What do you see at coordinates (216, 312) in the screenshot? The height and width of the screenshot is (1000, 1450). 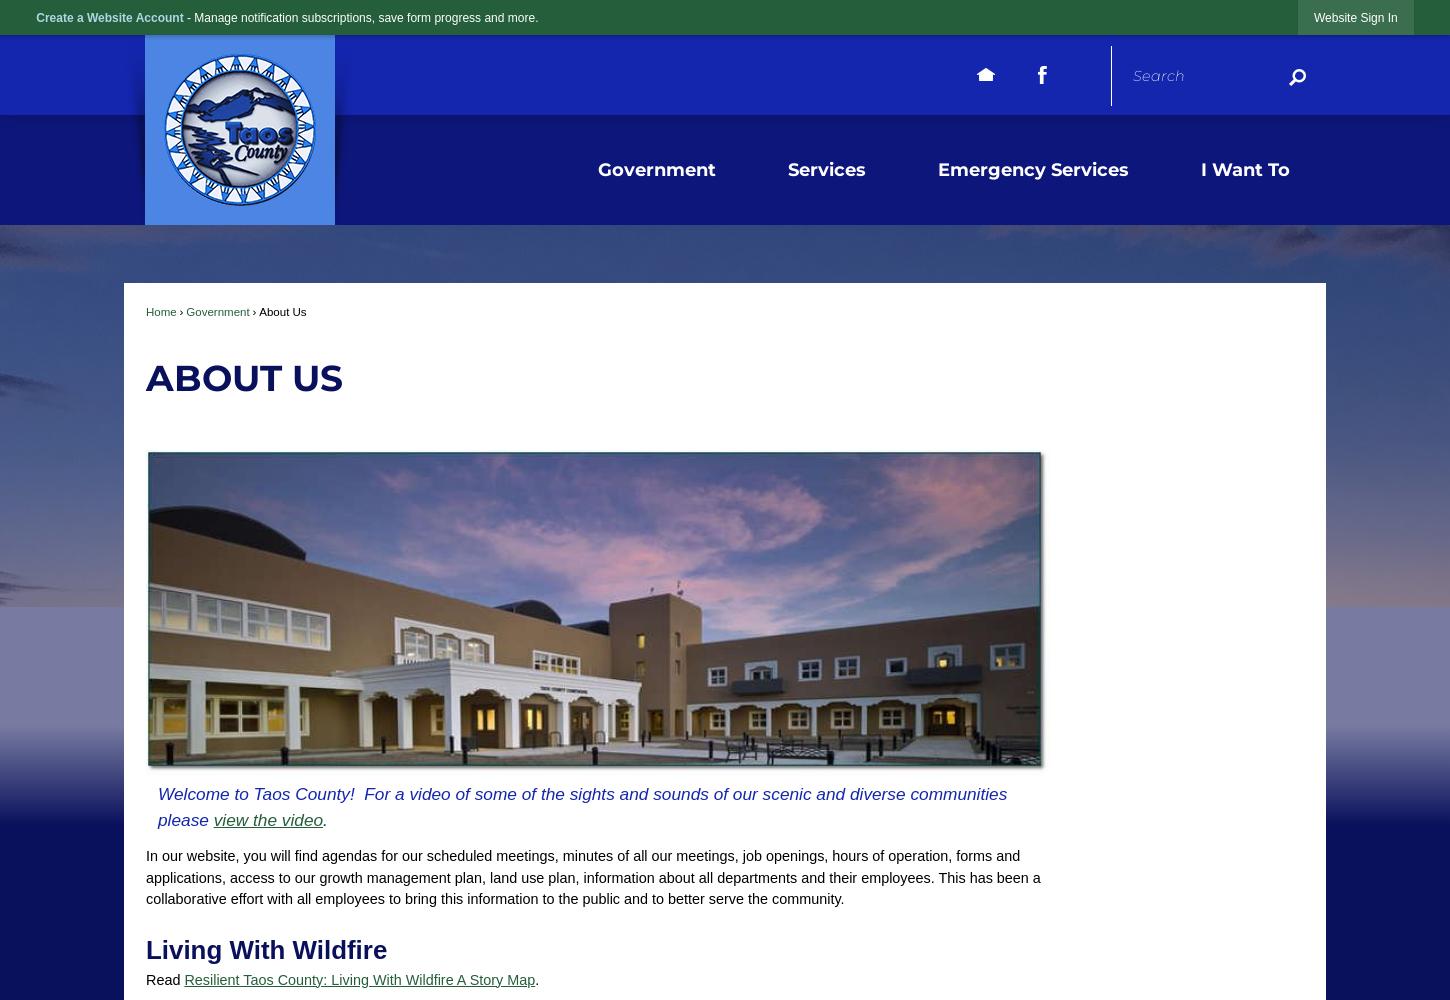 I see `'Government'` at bounding box center [216, 312].